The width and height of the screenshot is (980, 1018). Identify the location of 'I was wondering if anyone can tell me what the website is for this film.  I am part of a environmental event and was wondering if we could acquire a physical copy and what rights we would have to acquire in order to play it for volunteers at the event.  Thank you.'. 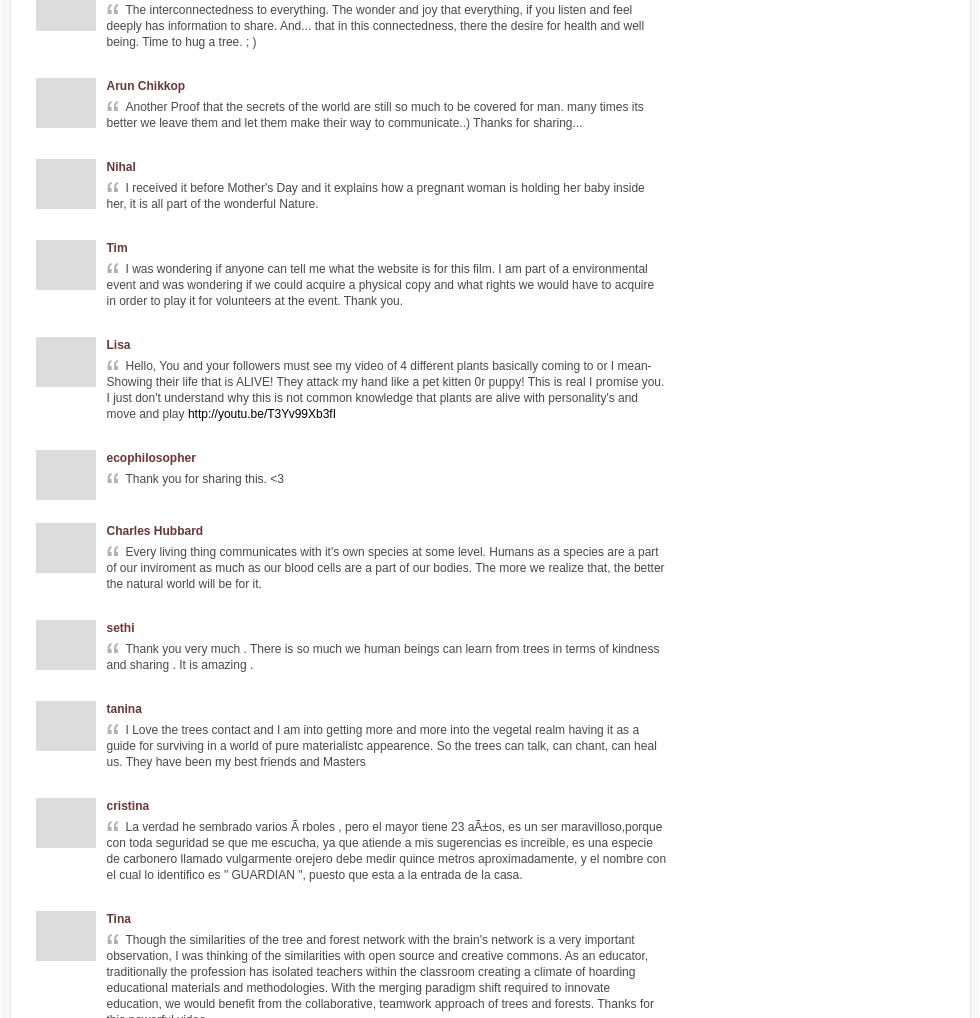
(106, 285).